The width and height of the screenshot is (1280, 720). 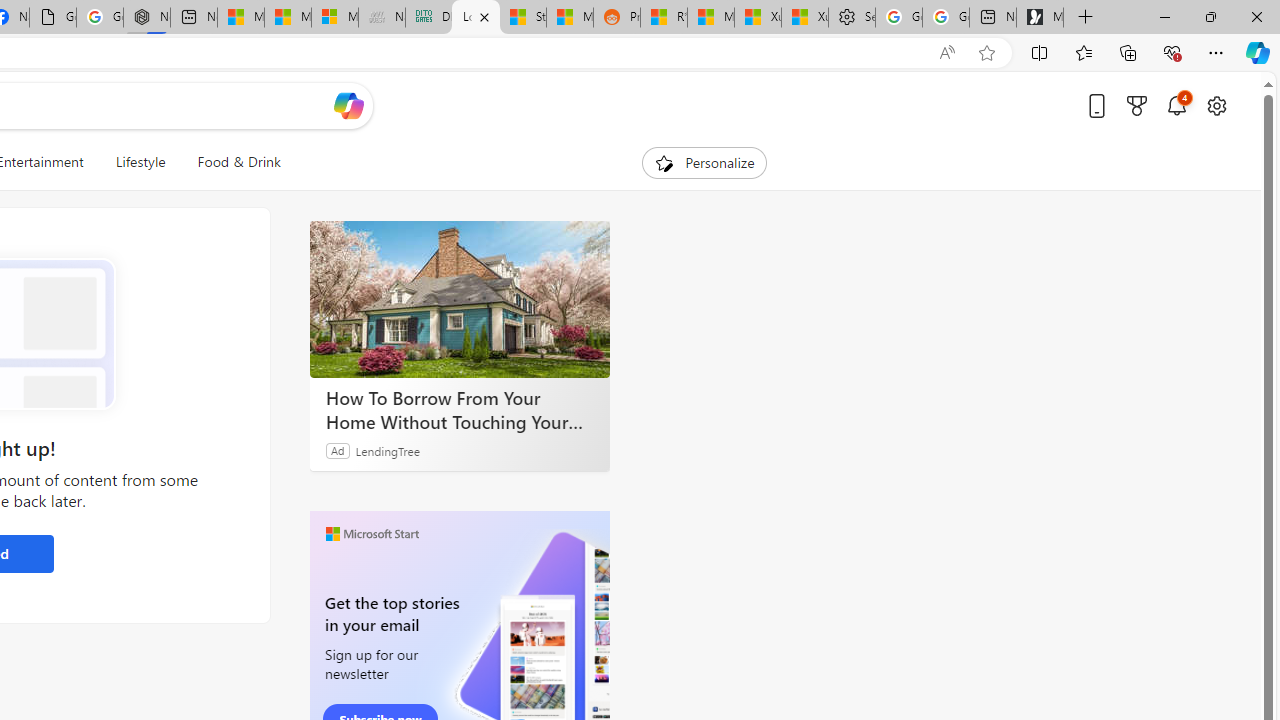 I want to click on 'Google Analytics Opt-out Browser Add-on Download Page', so click(x=52, y=17).